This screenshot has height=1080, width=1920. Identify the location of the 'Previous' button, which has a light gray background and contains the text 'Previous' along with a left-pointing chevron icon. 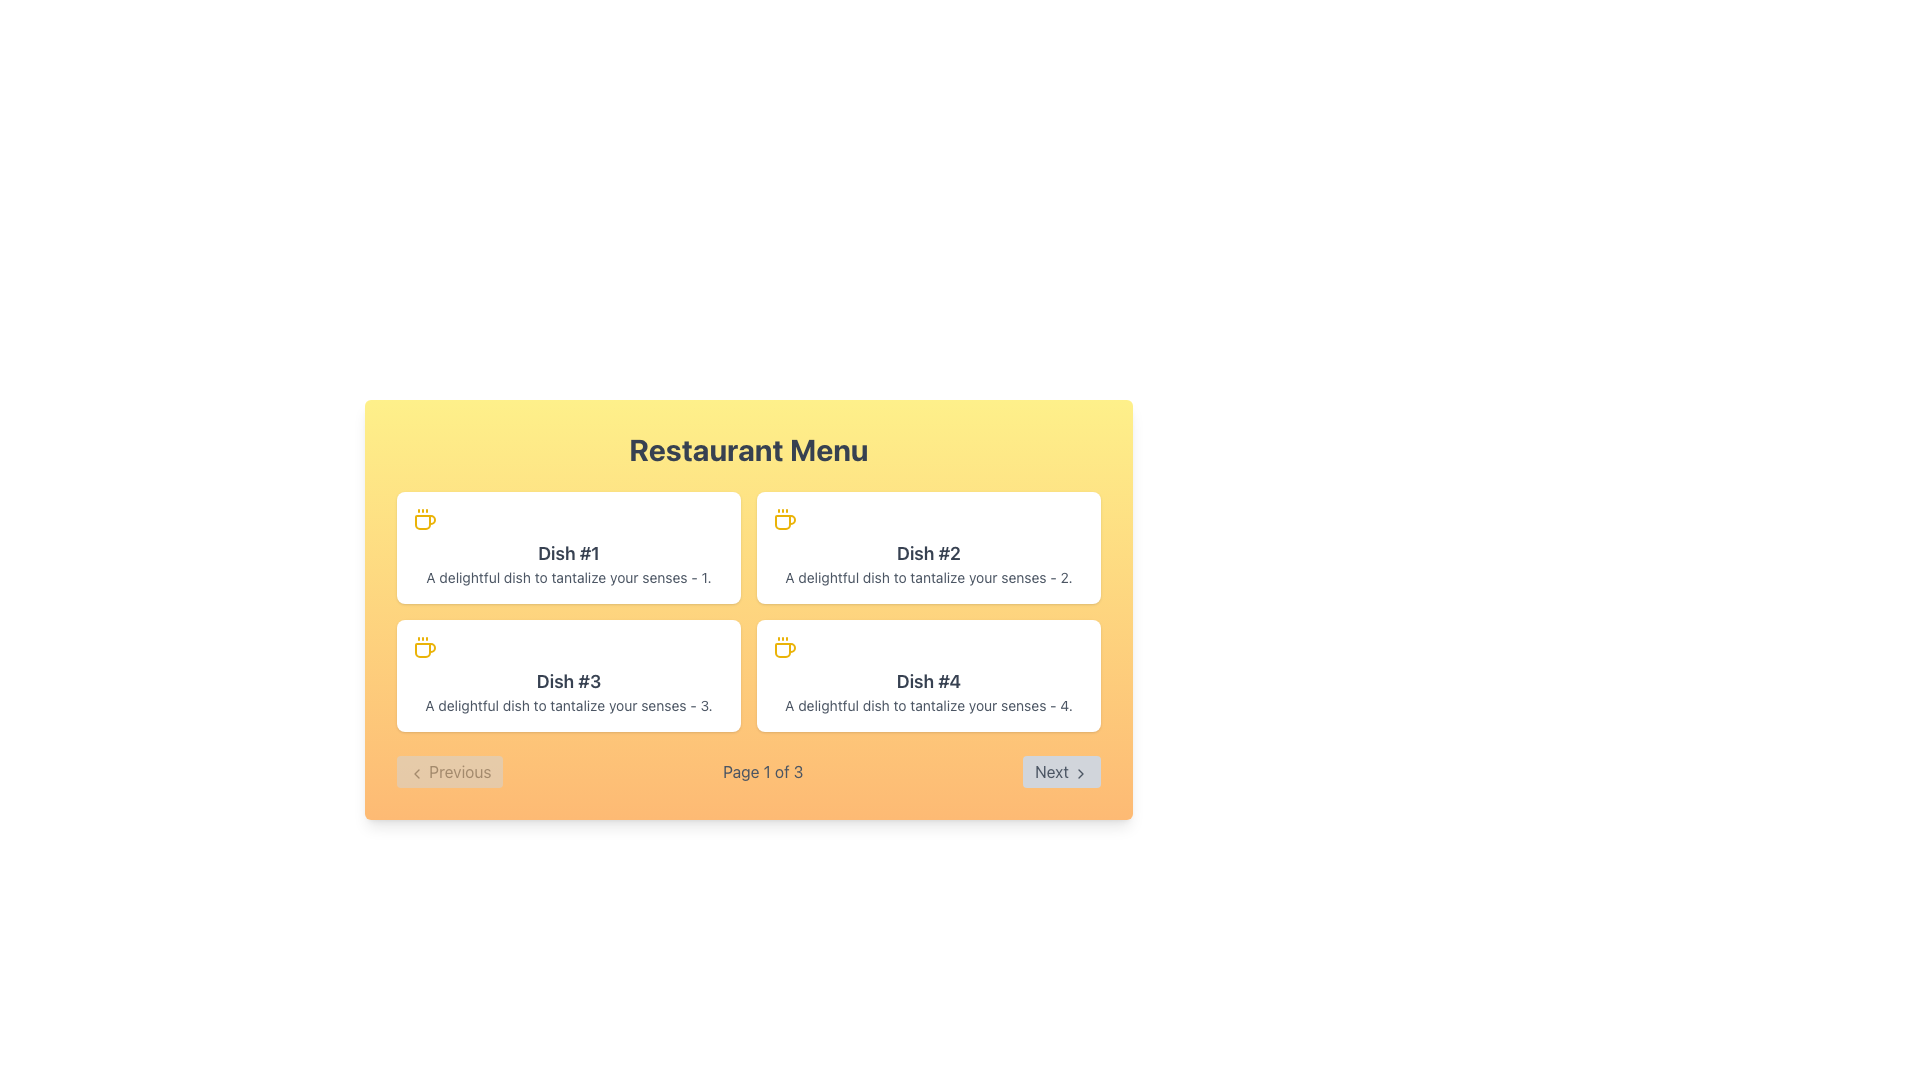
(449, 770).